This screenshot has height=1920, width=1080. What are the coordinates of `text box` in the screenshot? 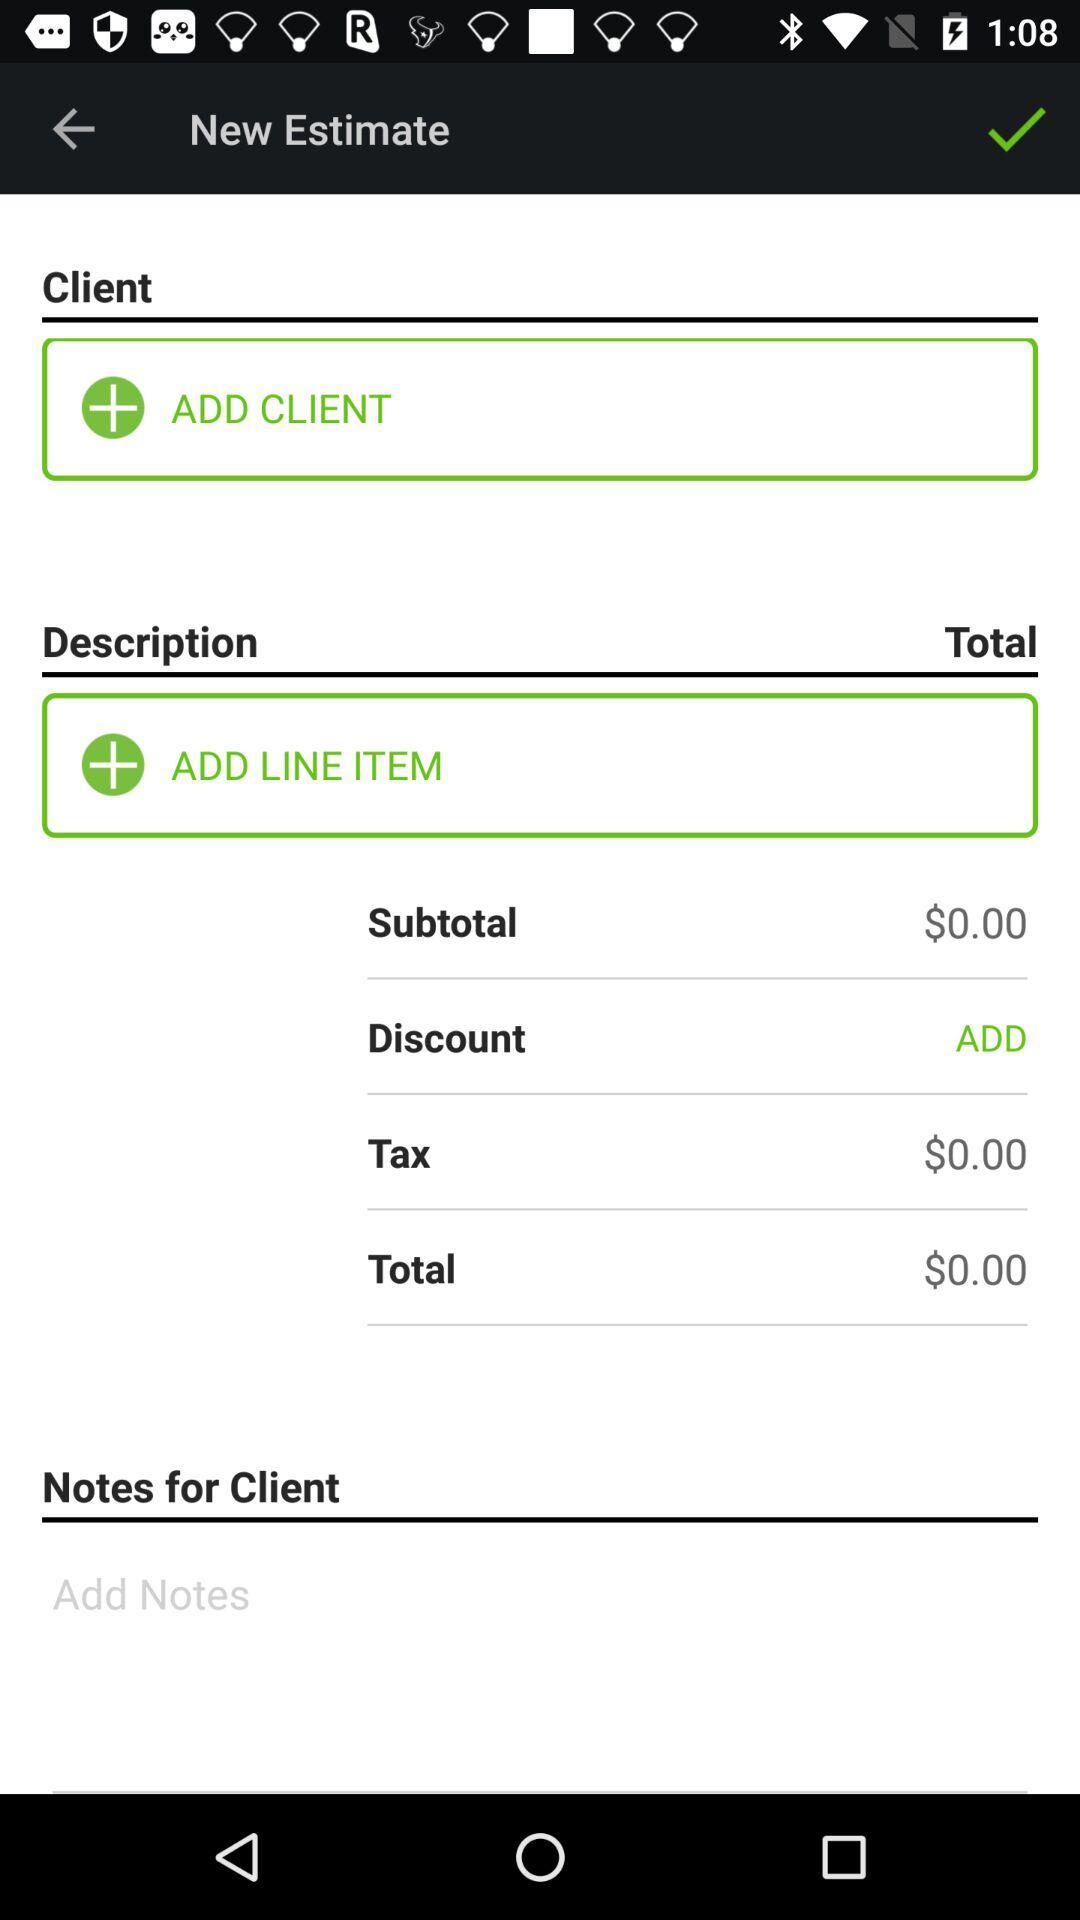 It's located at (540, 1666).